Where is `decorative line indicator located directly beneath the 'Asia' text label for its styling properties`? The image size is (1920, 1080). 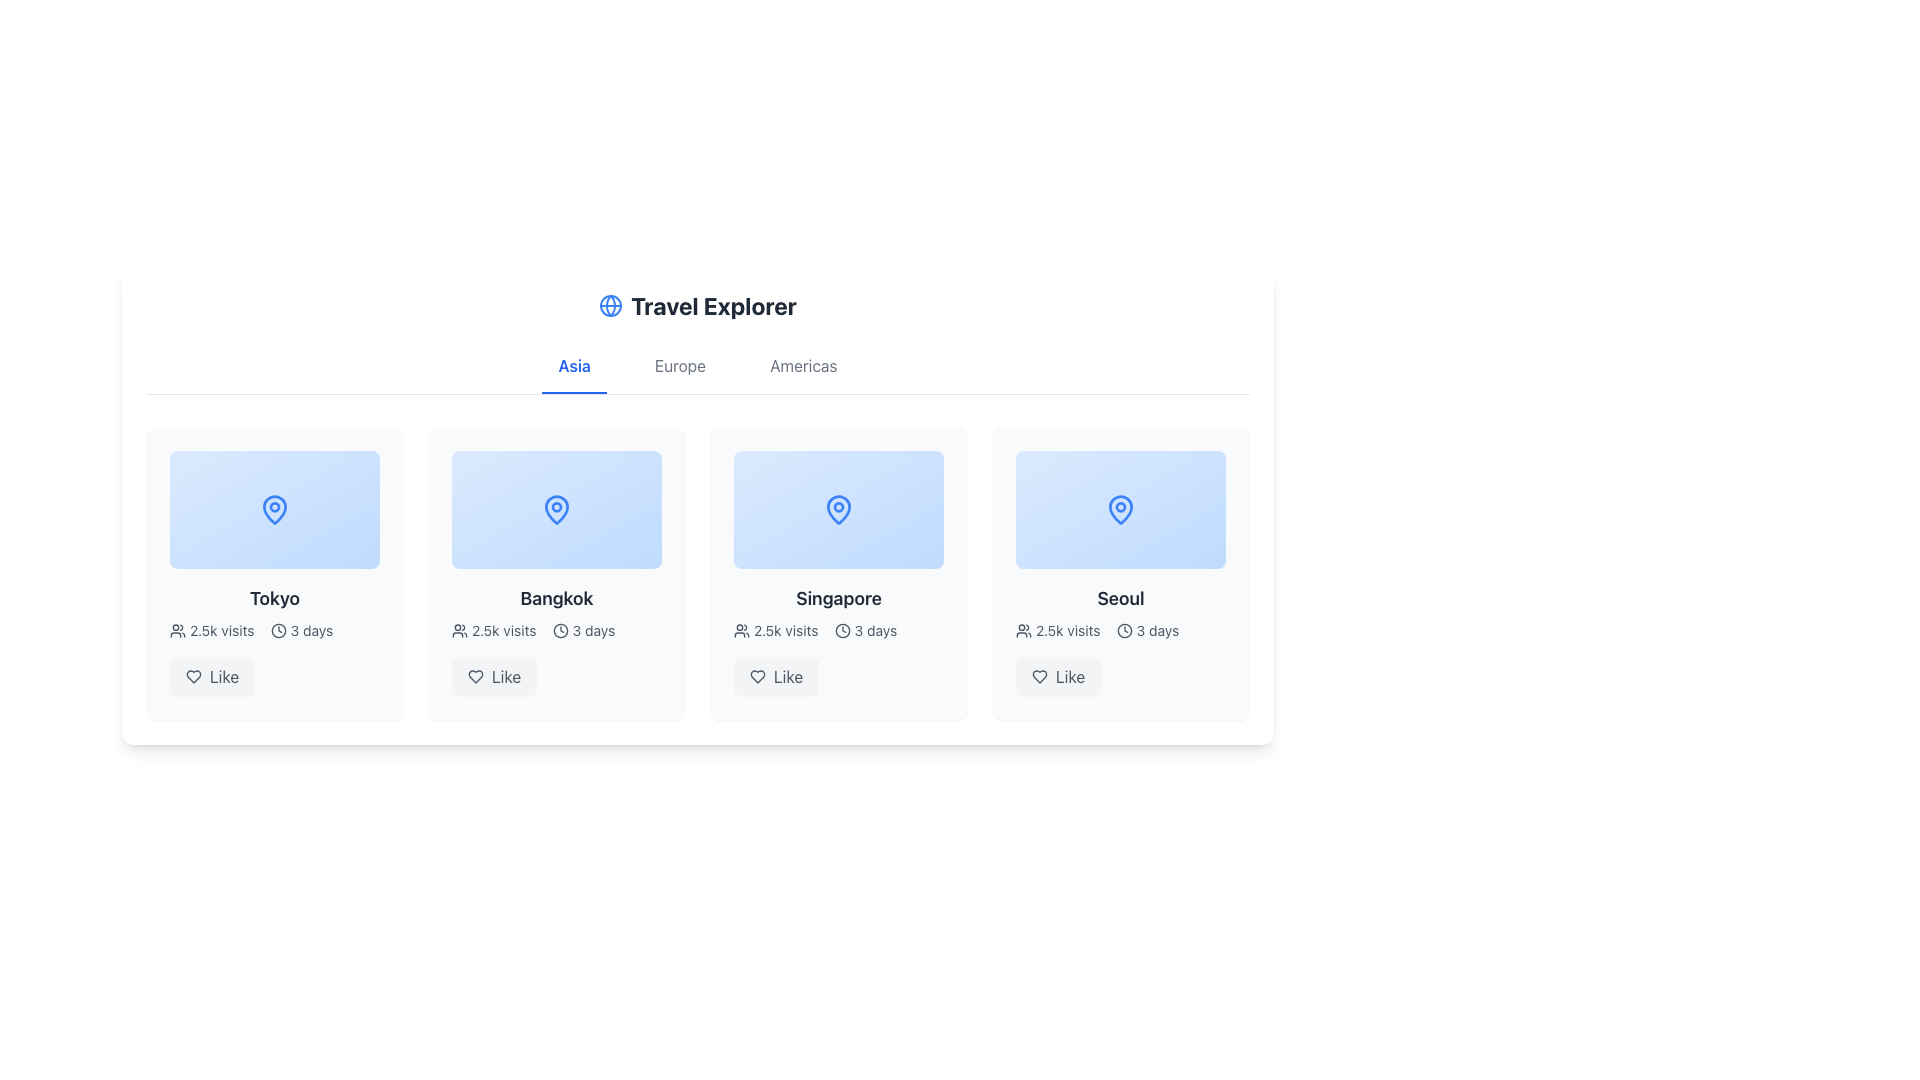
decorative line indicator located directly beneath the 'Asia' text label for its styling properties is located at coordinates (573, 393).